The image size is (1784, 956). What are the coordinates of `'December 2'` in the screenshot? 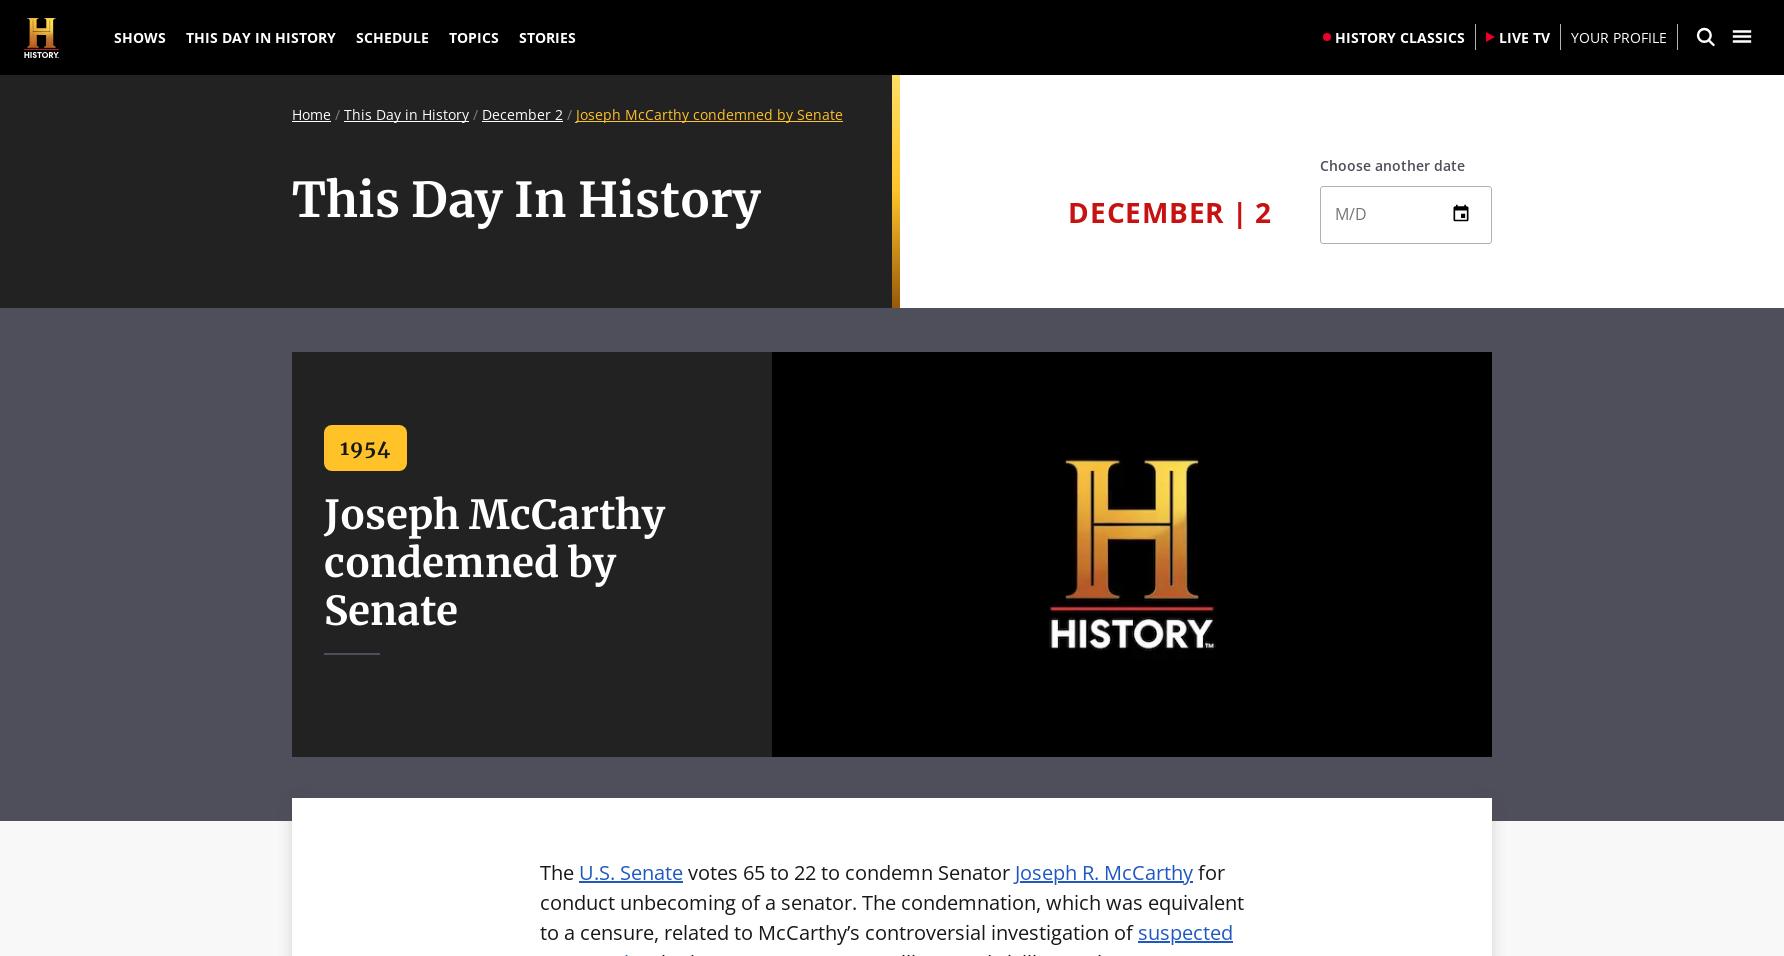 It's located at (482, 113).